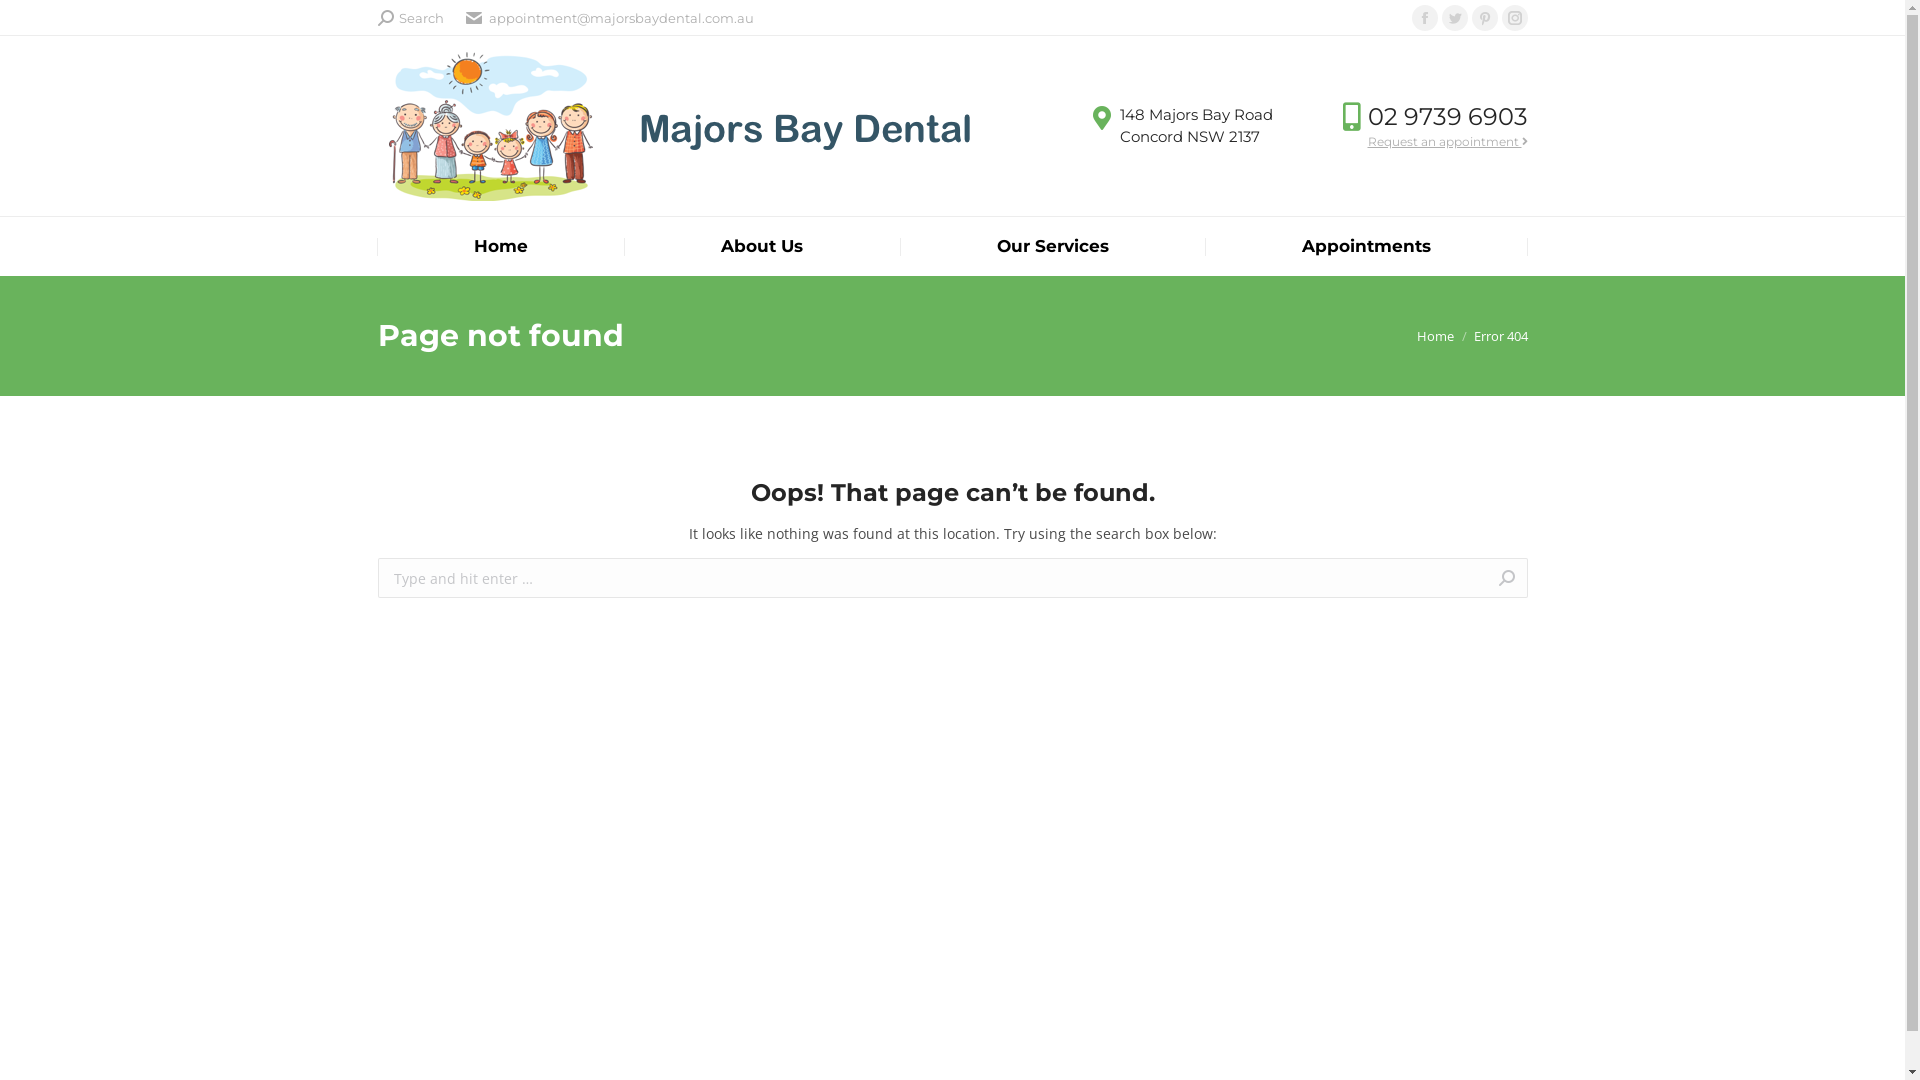 The width and height of the screenshot is (1920, 1080). Describe the element at coordinates (33, 22) in the screenshot. I see `'Go!'` at that location.